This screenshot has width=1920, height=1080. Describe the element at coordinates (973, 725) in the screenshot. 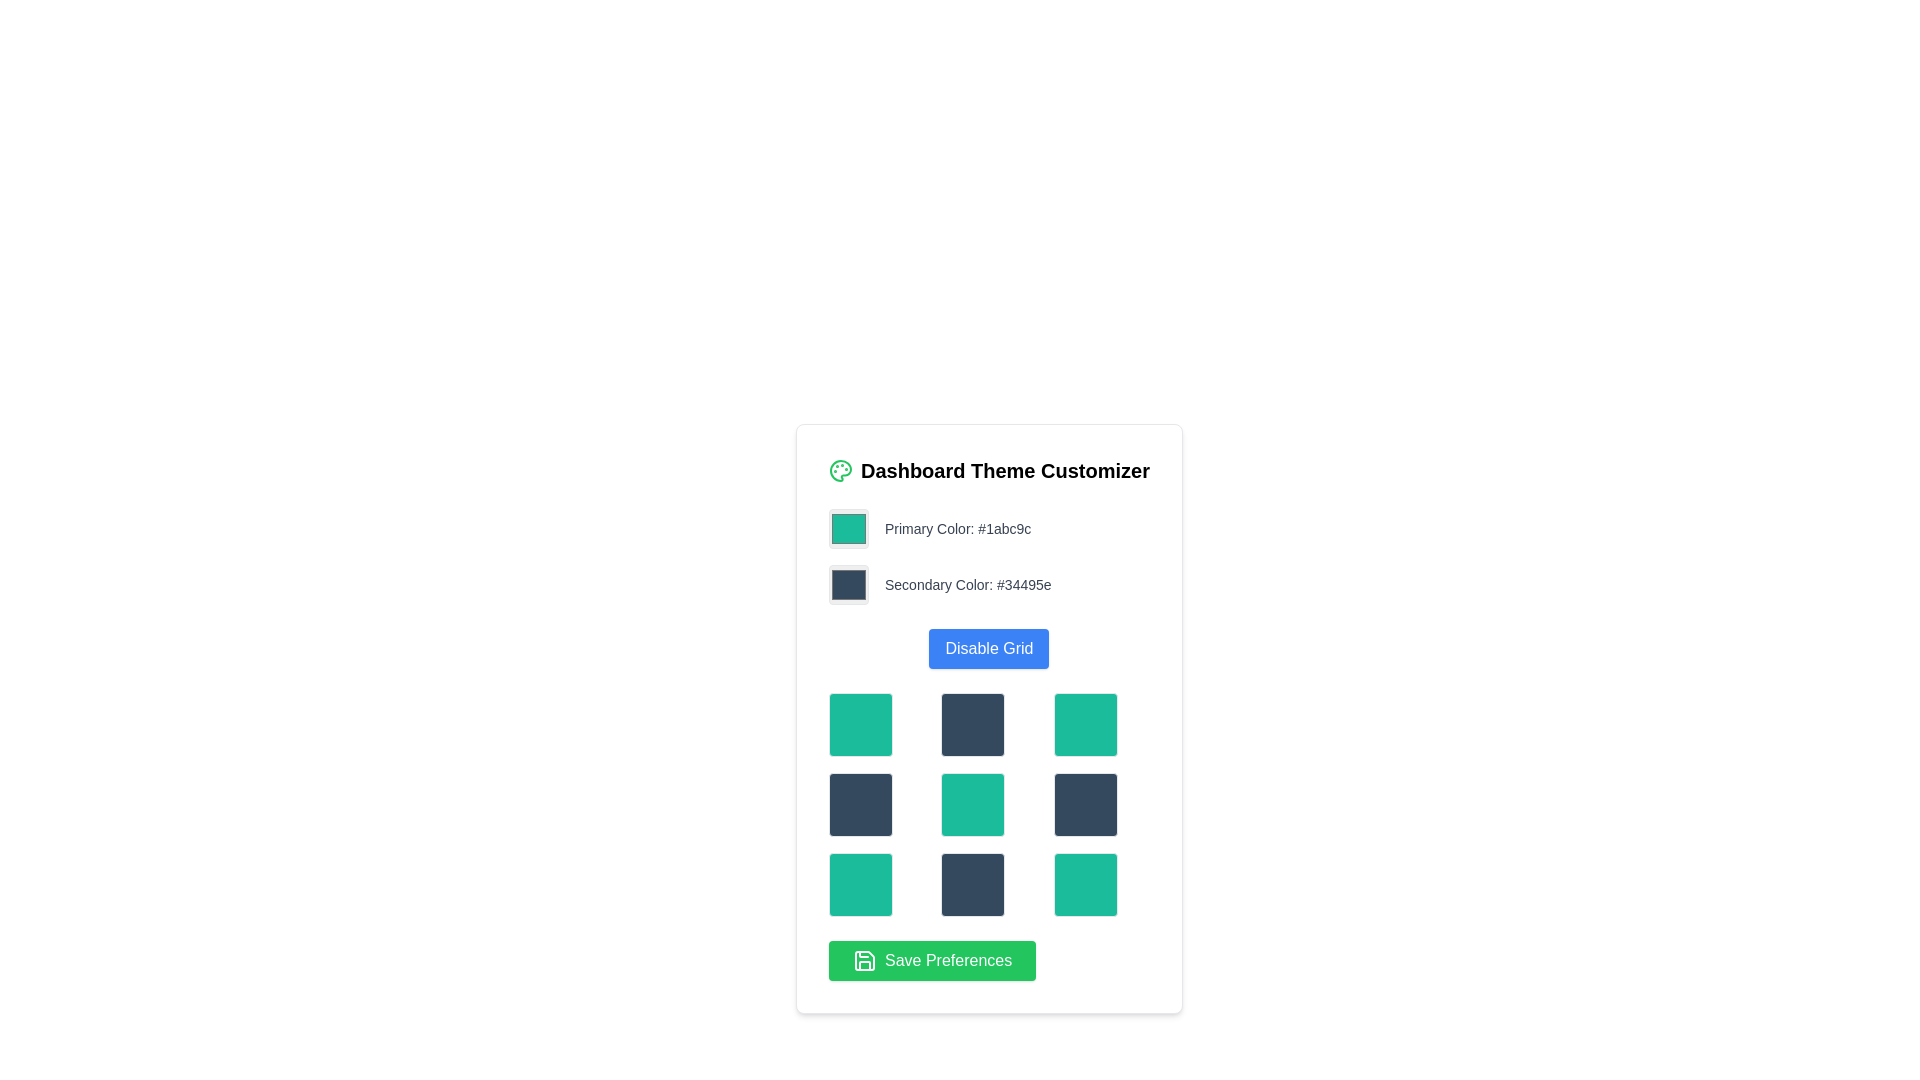

I see `the dark blue-gray square button located in the middle row and middle column of the 3x3 grid` at that location.